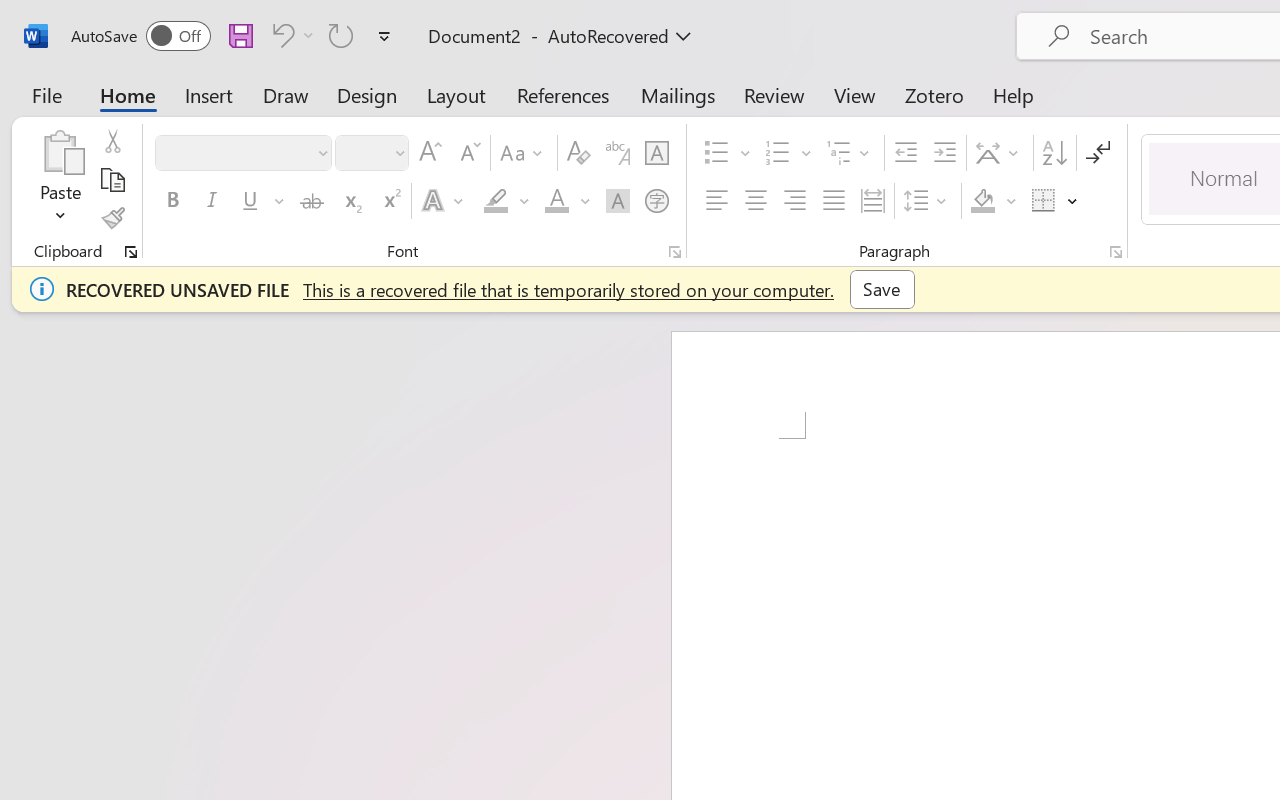 The image size is (1280, 800). Describe the element at coordinates (341, 34) in the screenshot. I see `'Can'` at that location.